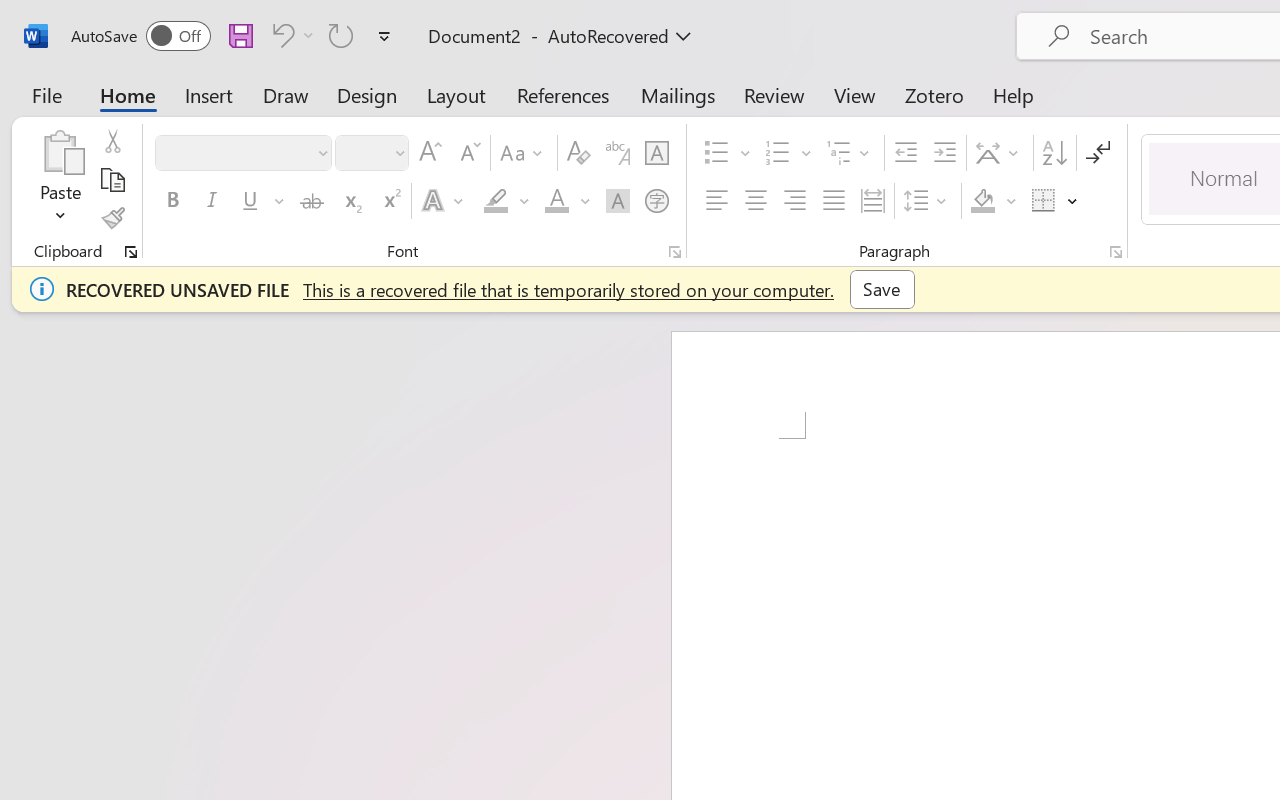 The image size is (1280, 800). Describe the element at coordinates (341, 34) in the screenshot. I see `'Can'` at that location.